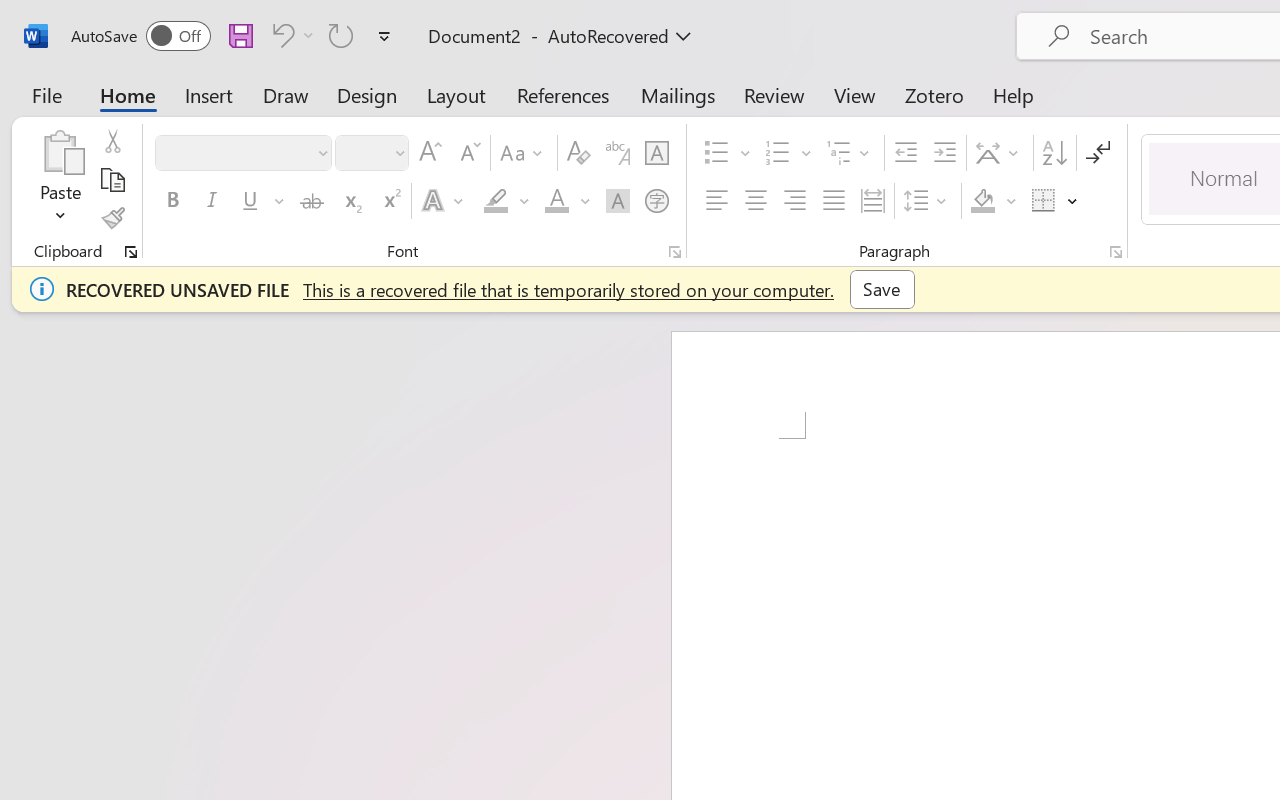 The image size is (1280, 800). Describe the element at coordinates (341, 34) in the screenshot. I see `'Can'` at that location.